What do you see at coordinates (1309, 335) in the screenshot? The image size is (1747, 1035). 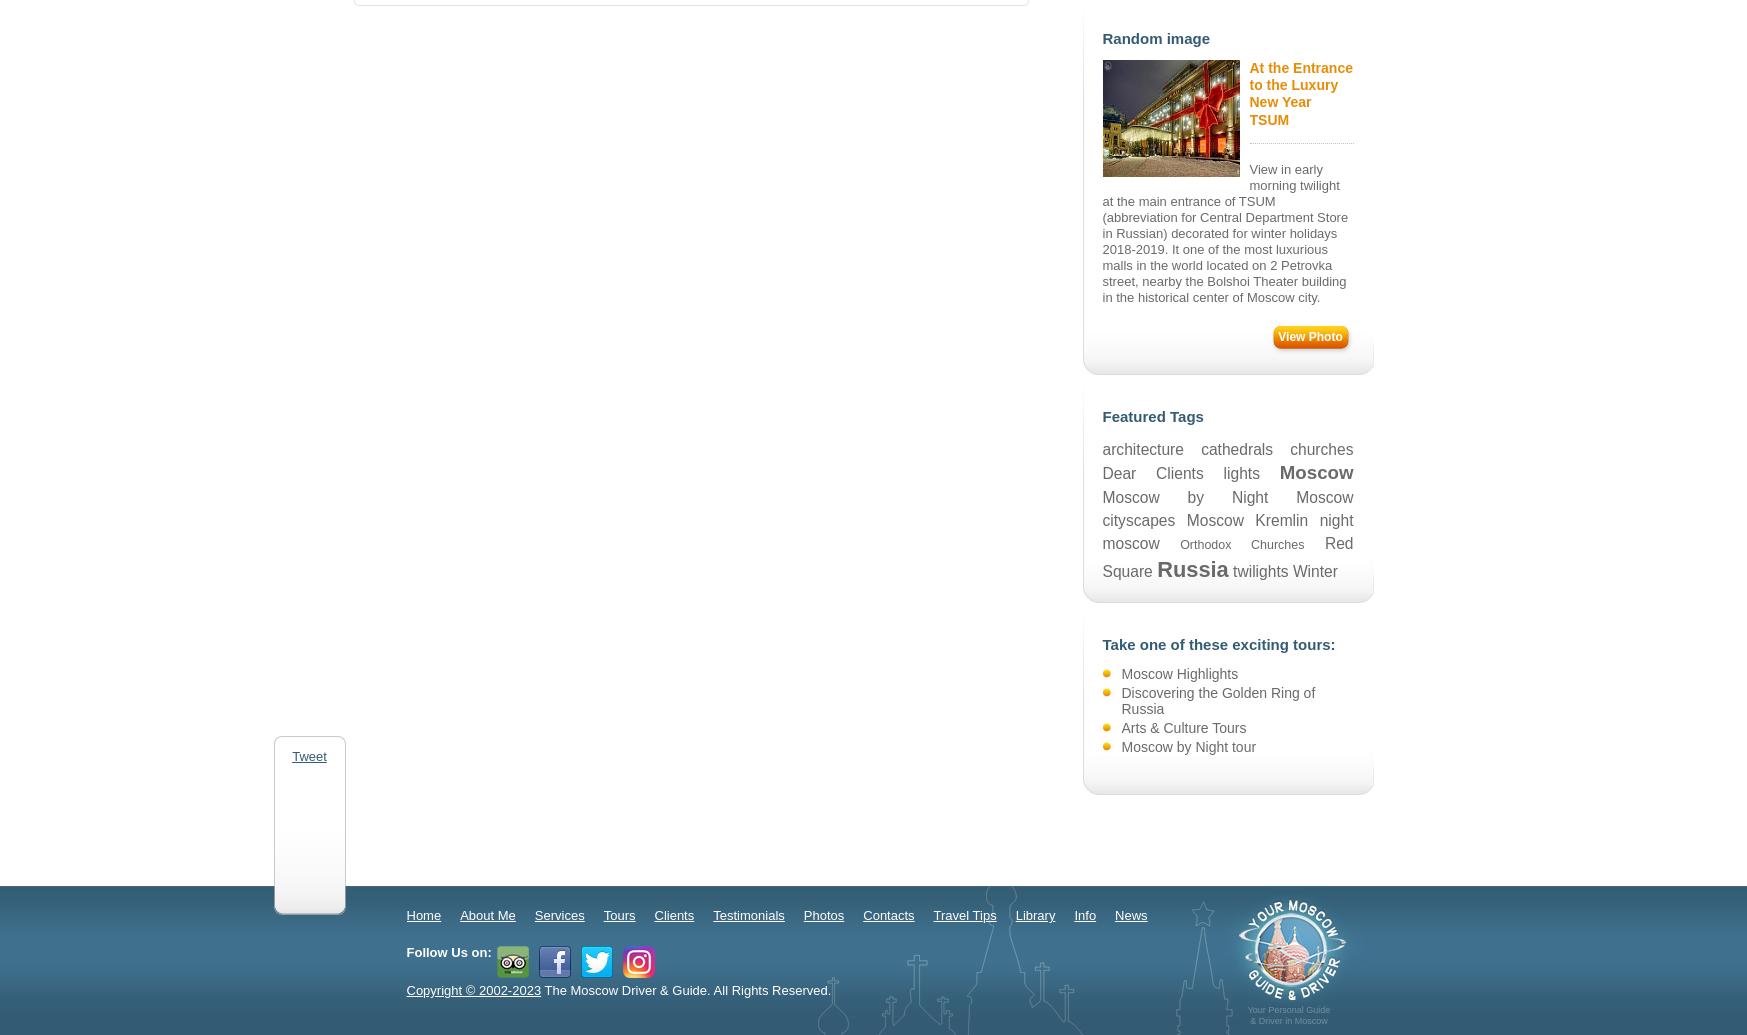 I see `'View Photo'` at bounding box center [1309, 335].